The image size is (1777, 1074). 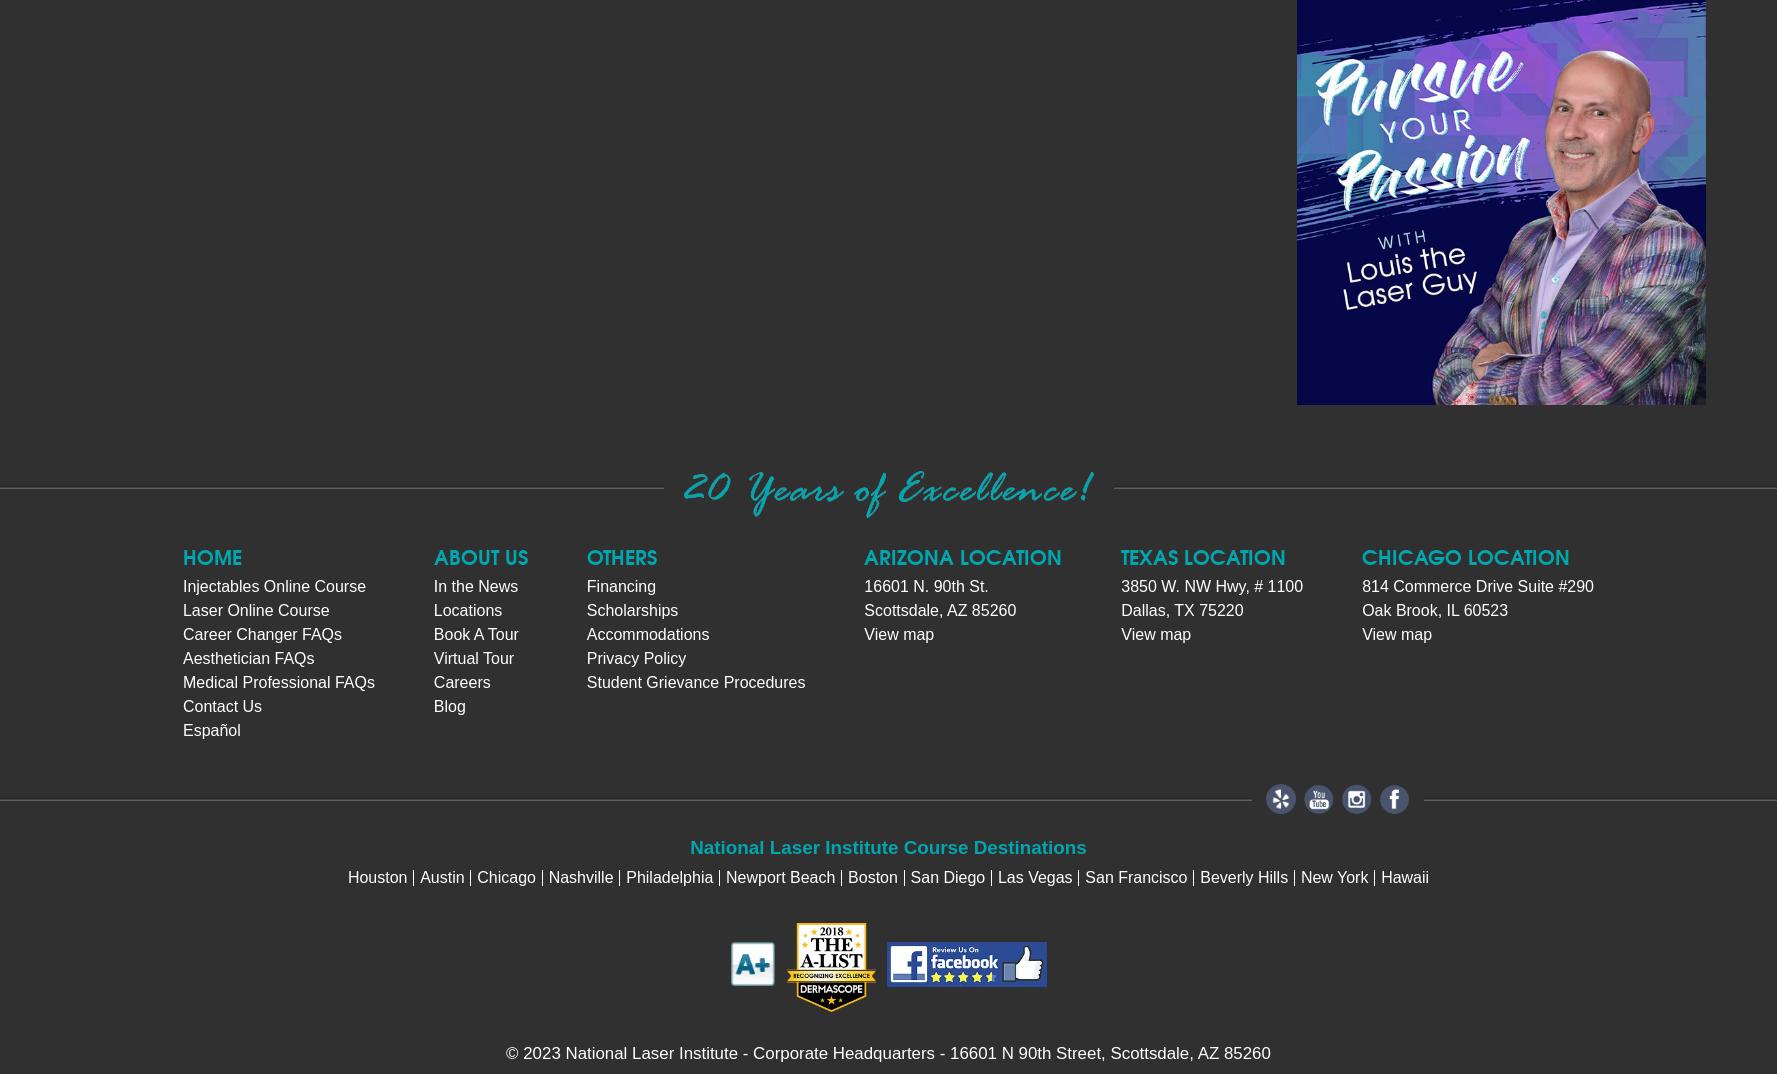 What do you see at coordinates (862, 609) in the screenshot?
I see `'Scottsdale, AZ 85260'` at bounding box center [862, 609].